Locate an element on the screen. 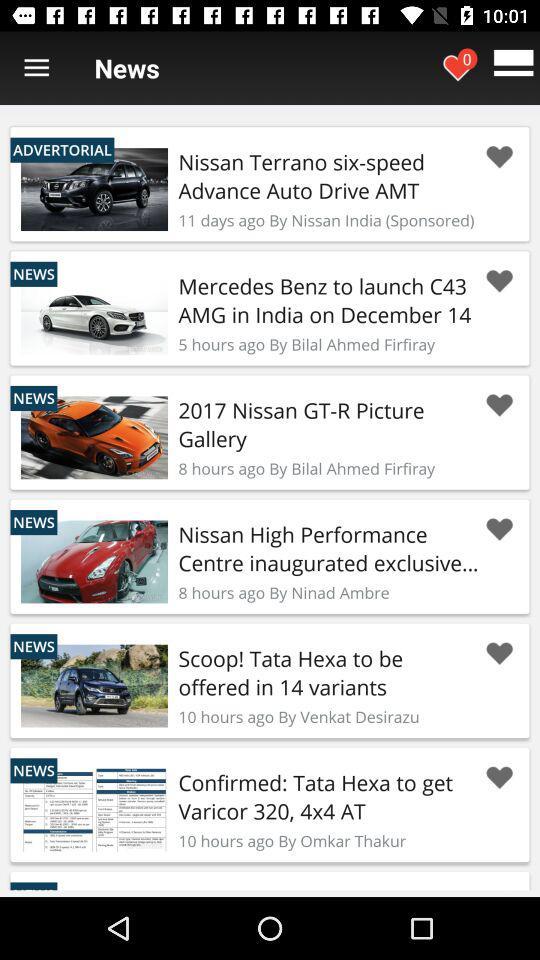  love article is located at coordinates (498, 528).